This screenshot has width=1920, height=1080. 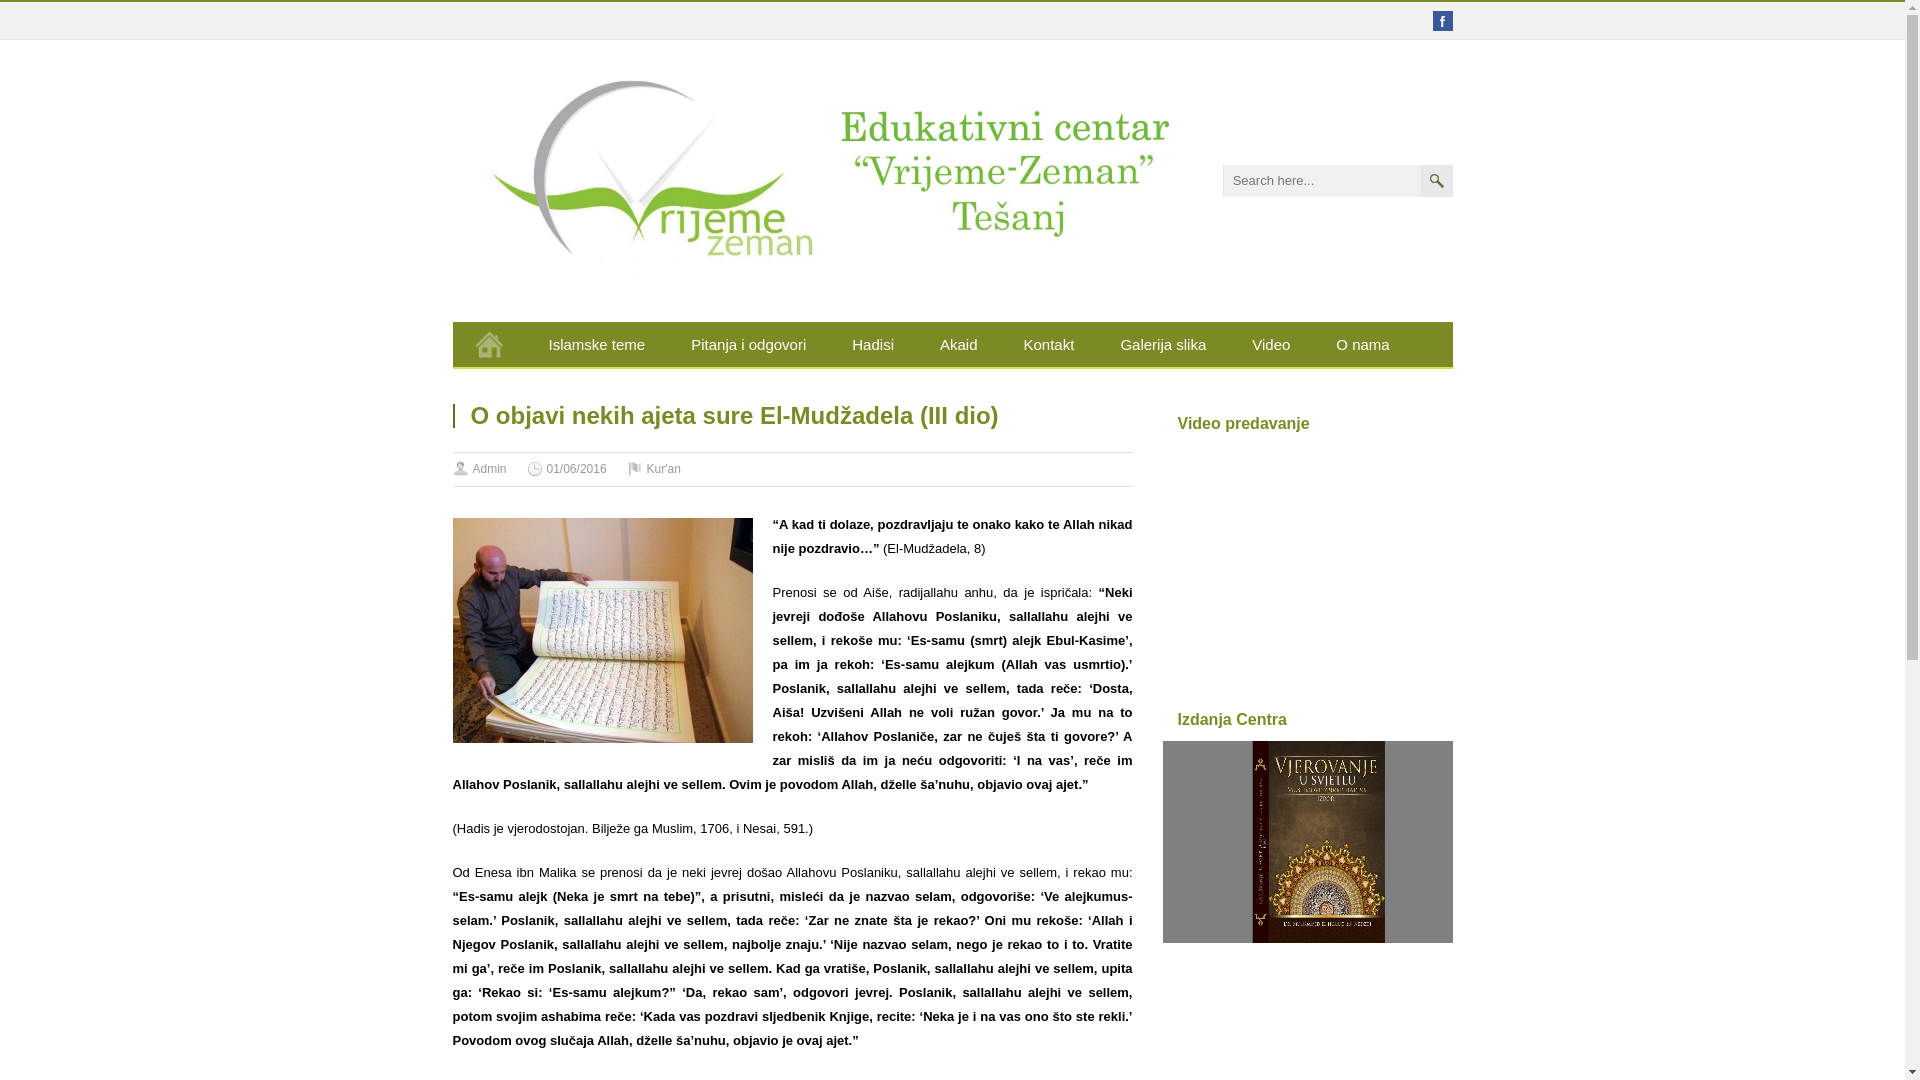 I want to click on 'Kur'an', so click(x=663, y=469).